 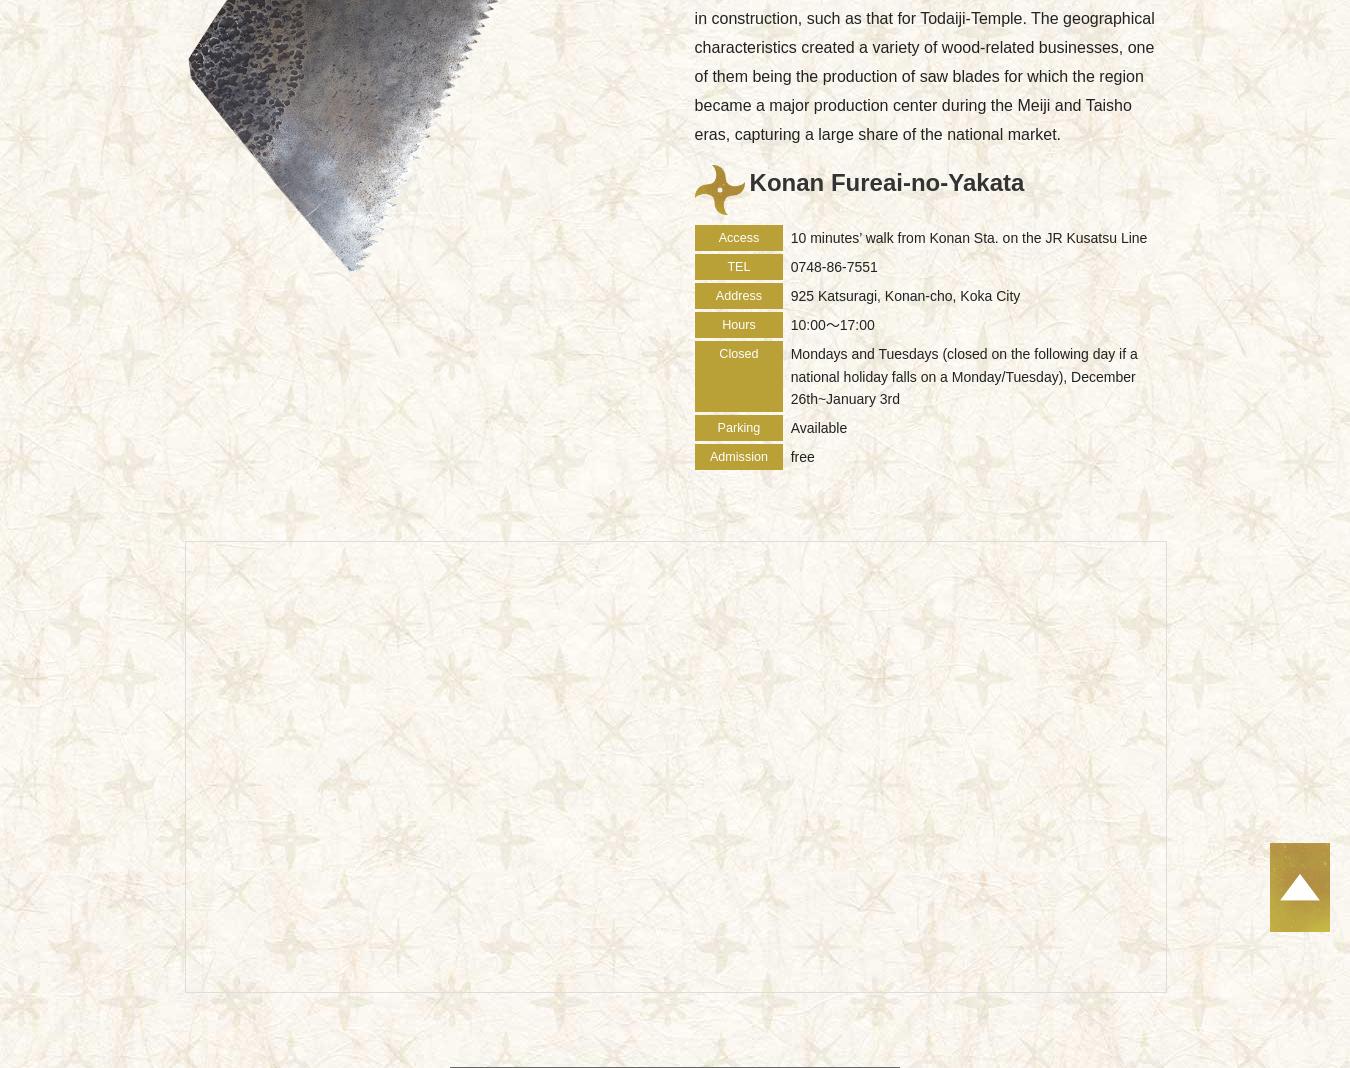 I want to click on 'Available', so click(x=818, y=427).